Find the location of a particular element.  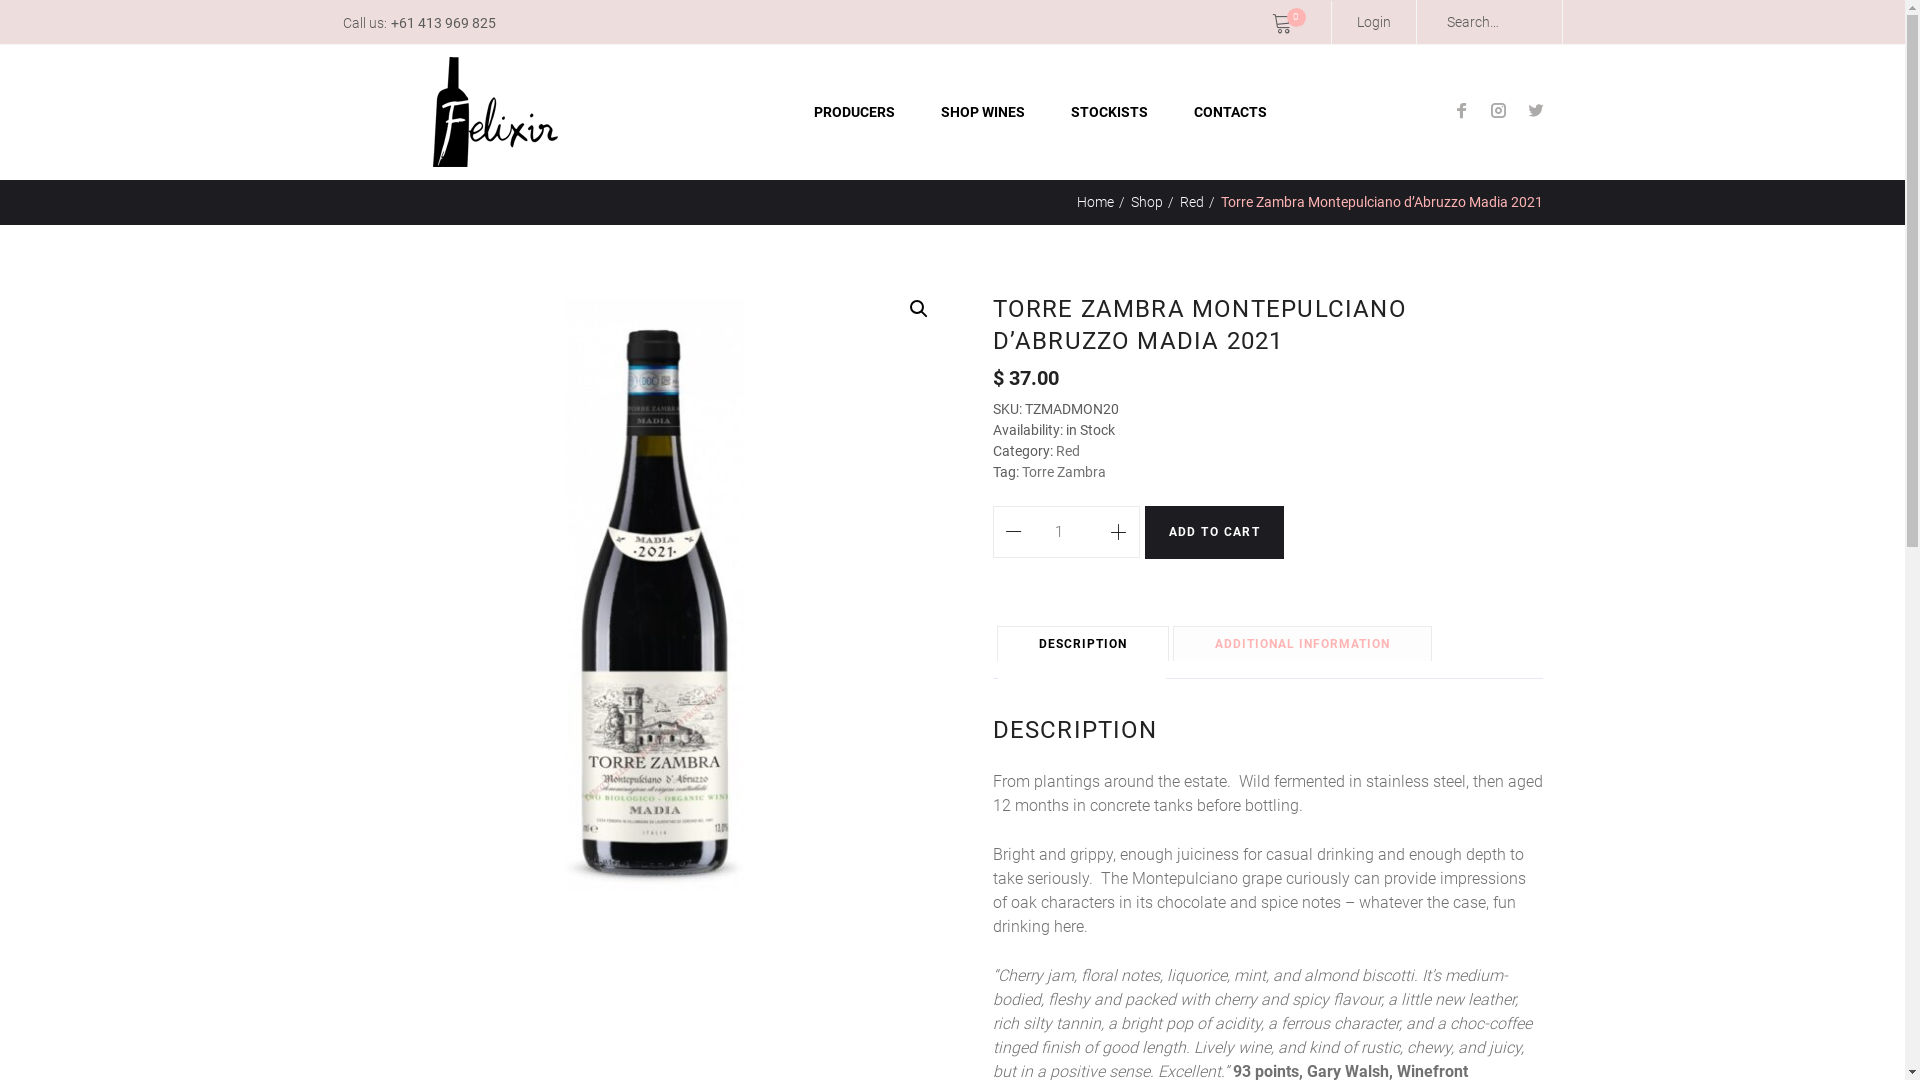

'DESCRIPTION' is located at coordinates (1082, 644).